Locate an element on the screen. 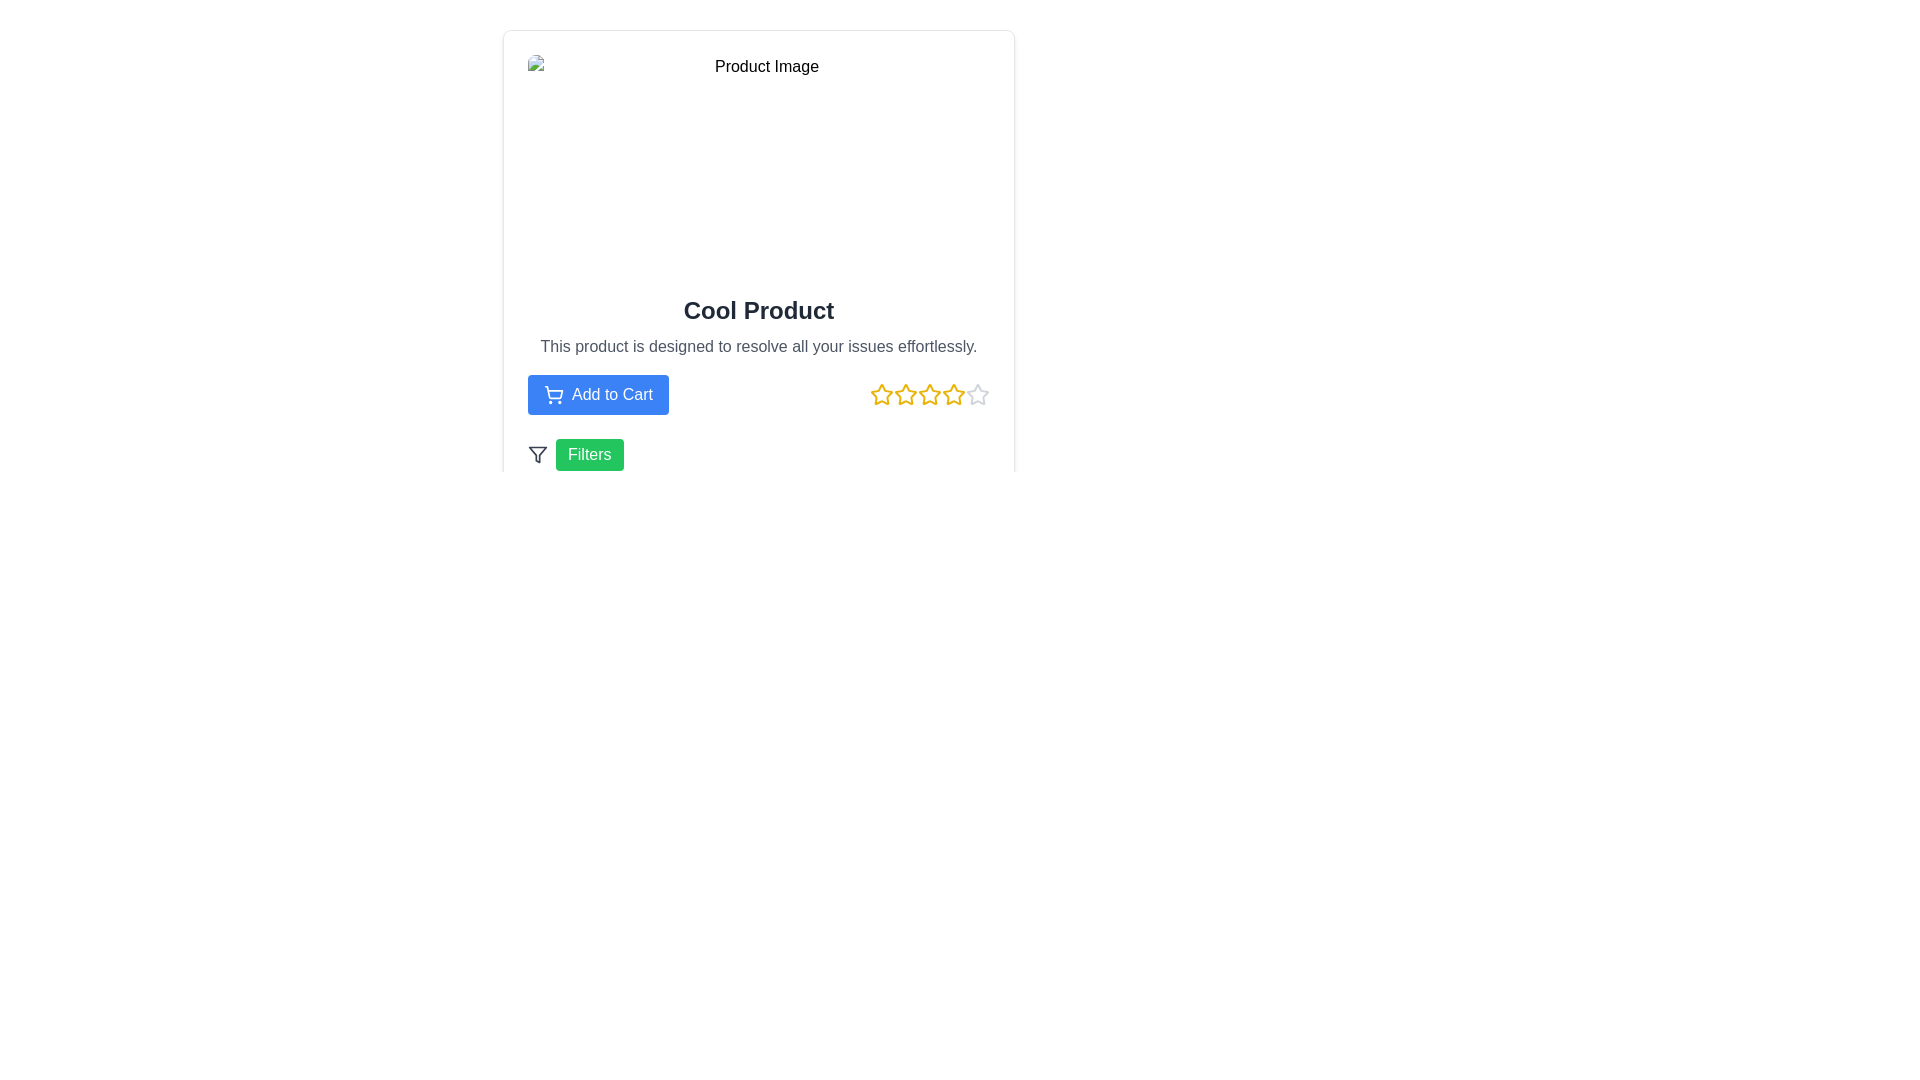 The width and height of the screenshot is (1920, 1080). the fifth star in the rating system located near the bottom center of the product card to rate the product is located at coordinates (929, 394).